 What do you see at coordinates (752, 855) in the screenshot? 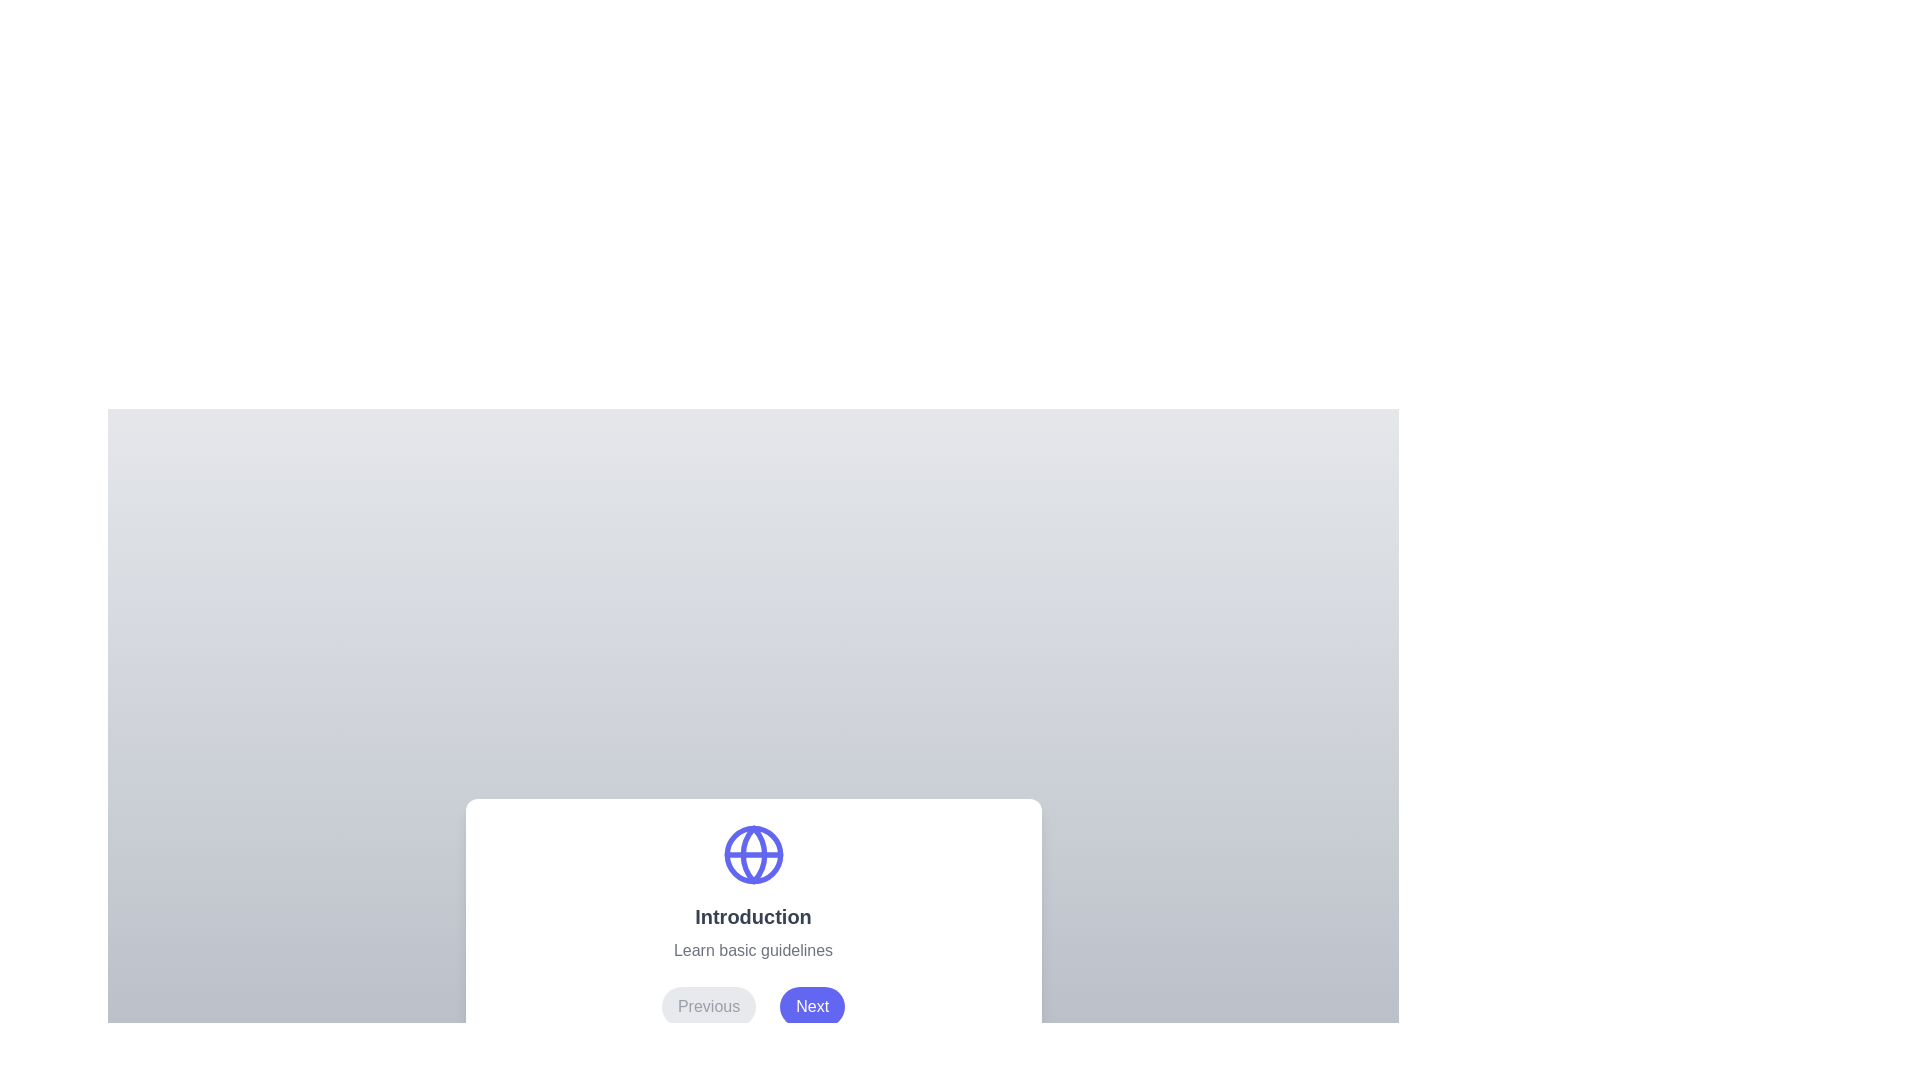
I see `the displayed icon Globe` at bounding box center [752, 855].